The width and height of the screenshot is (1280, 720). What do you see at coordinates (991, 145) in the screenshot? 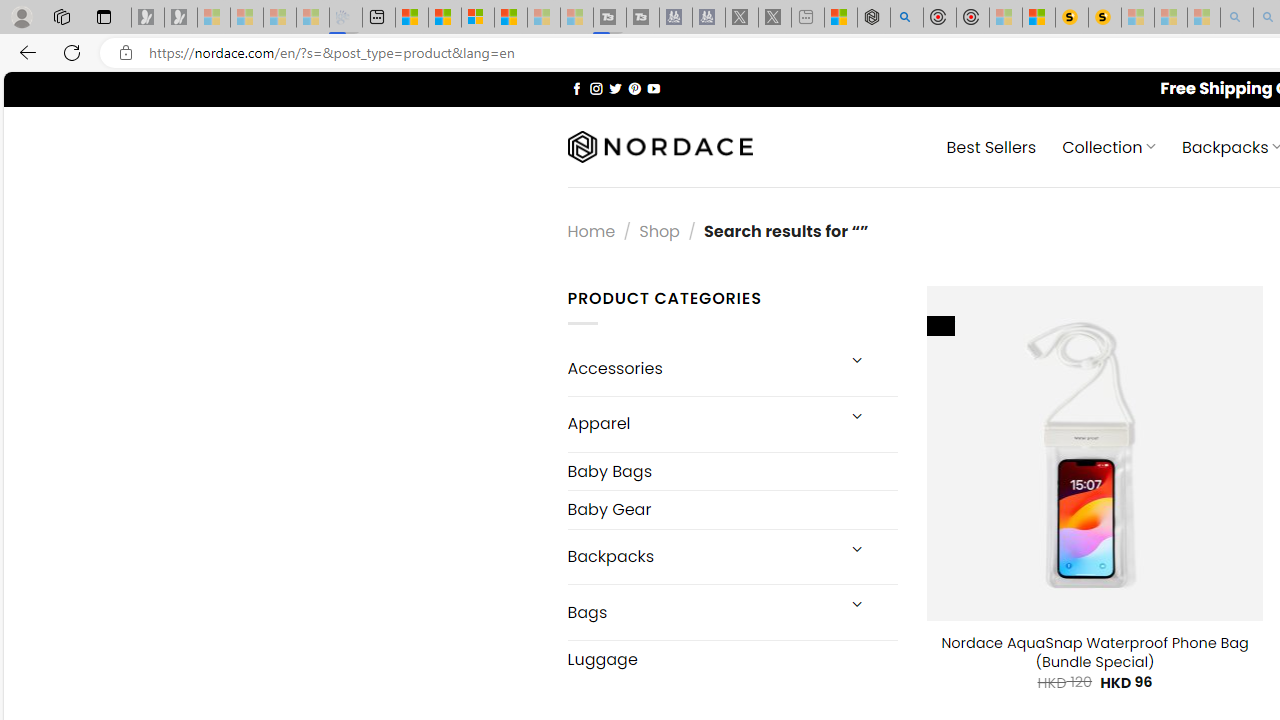
I see `' Best Sellers'` at bounding box center [991, 145].